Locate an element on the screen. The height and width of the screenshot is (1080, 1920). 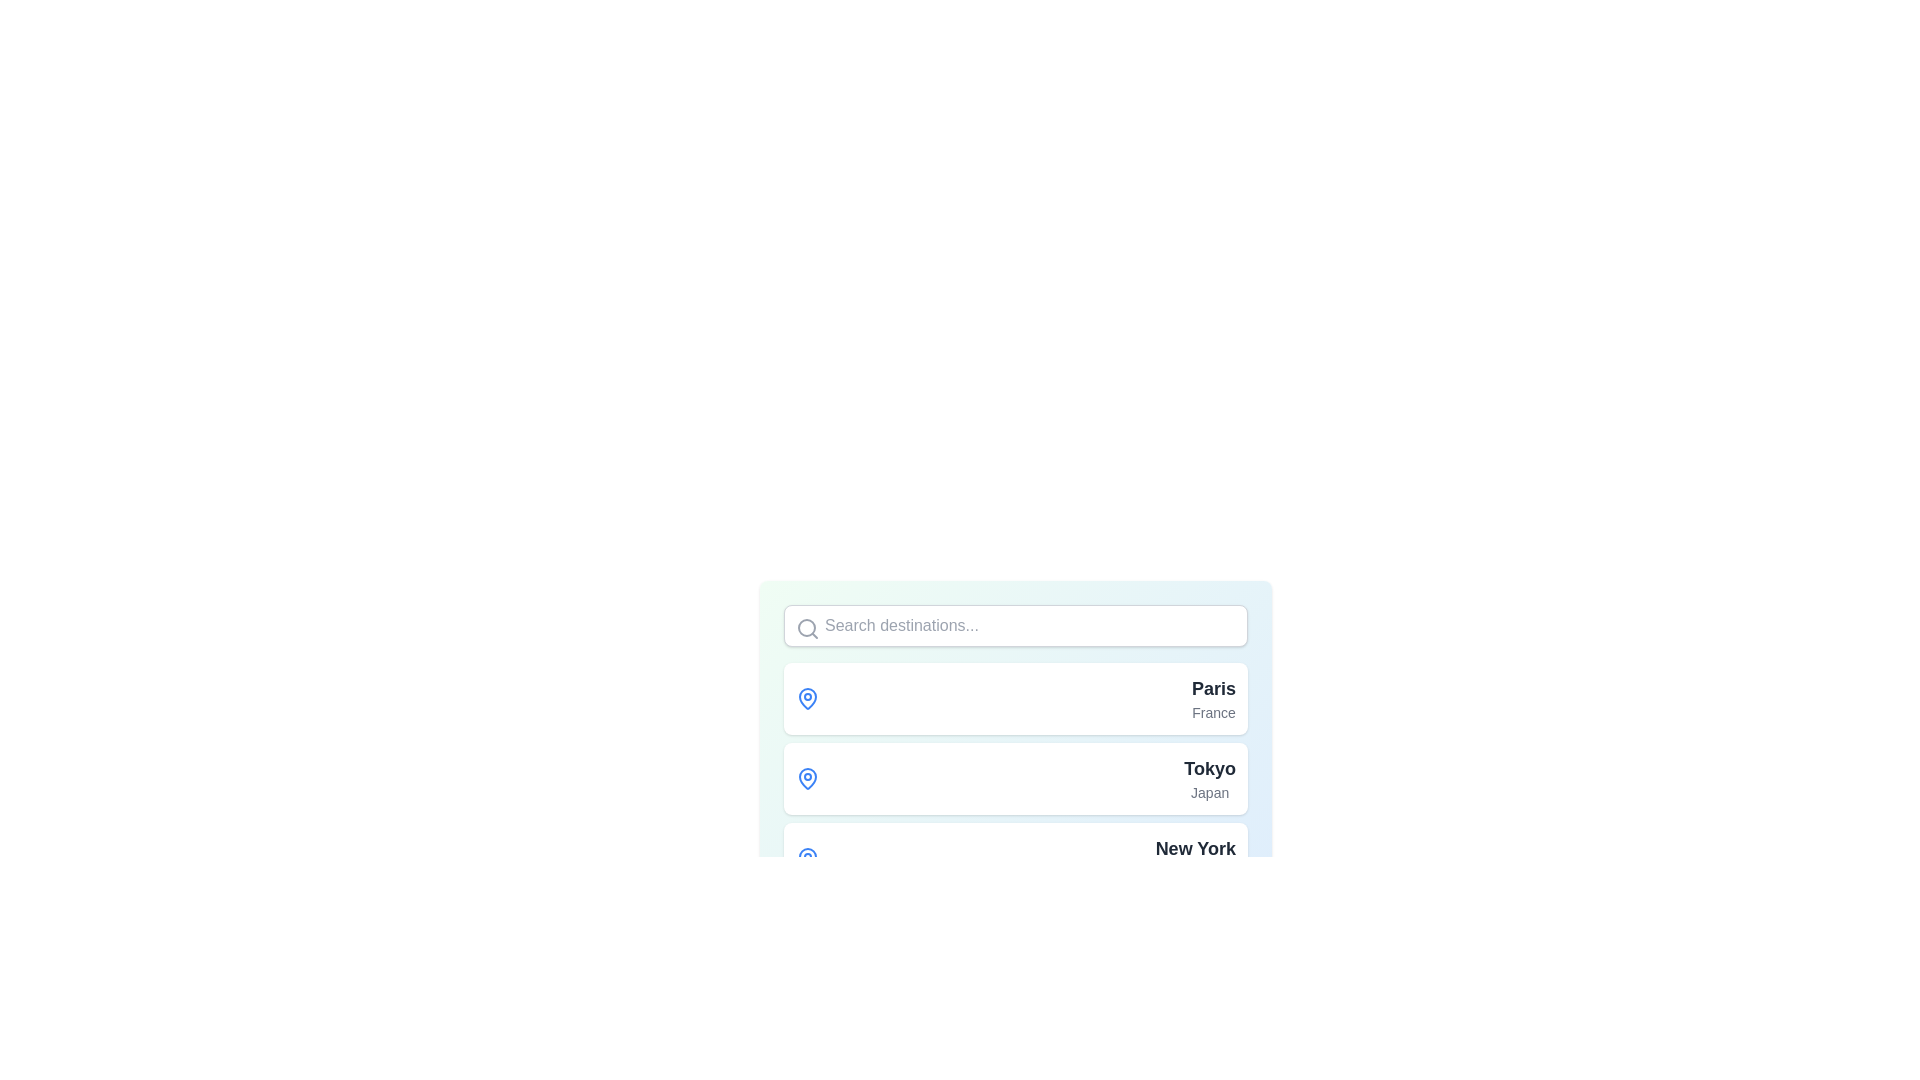
the blue map pin icon located in the first row of the destination list, to the left of the text 'Paris' and its description 'France' is located at coordinates (807, 697).